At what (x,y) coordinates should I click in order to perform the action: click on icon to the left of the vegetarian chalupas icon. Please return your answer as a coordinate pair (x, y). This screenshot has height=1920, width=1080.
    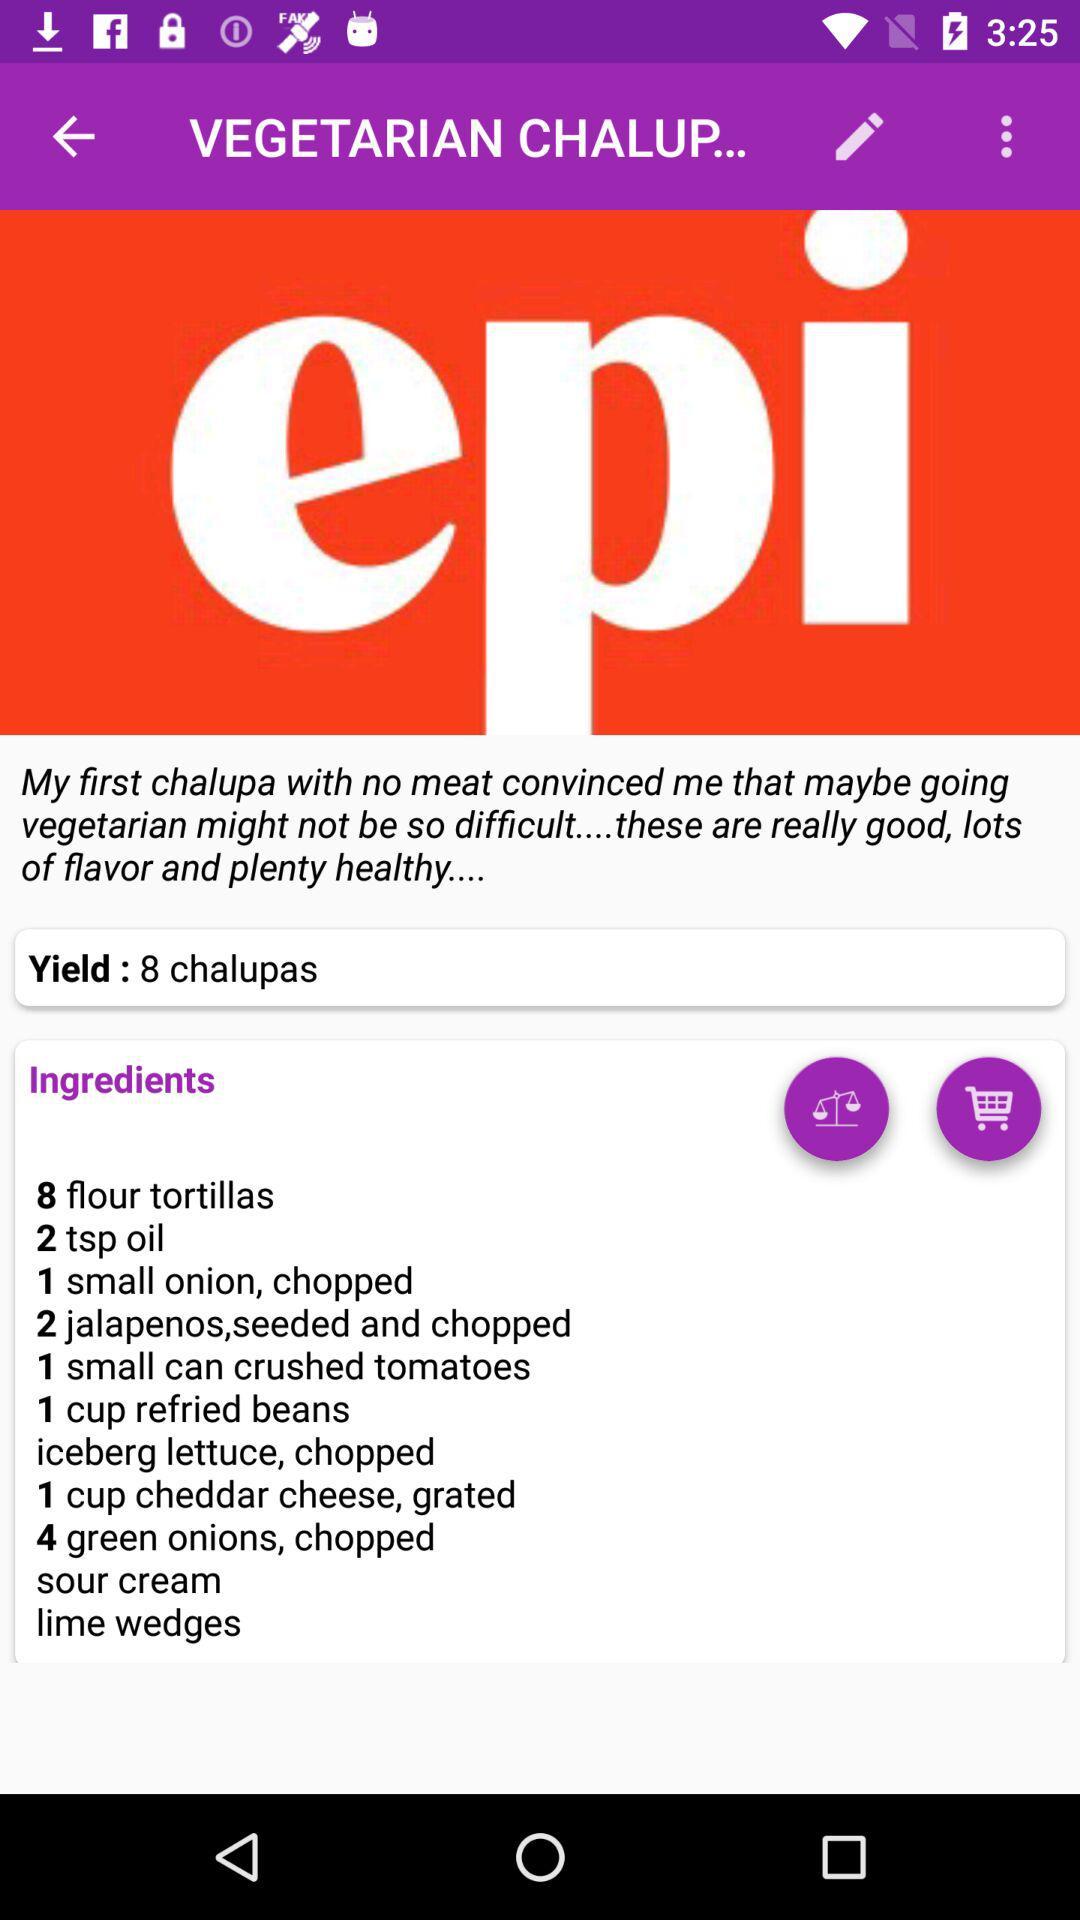
    Looking at the image, I should click on (72, 135).